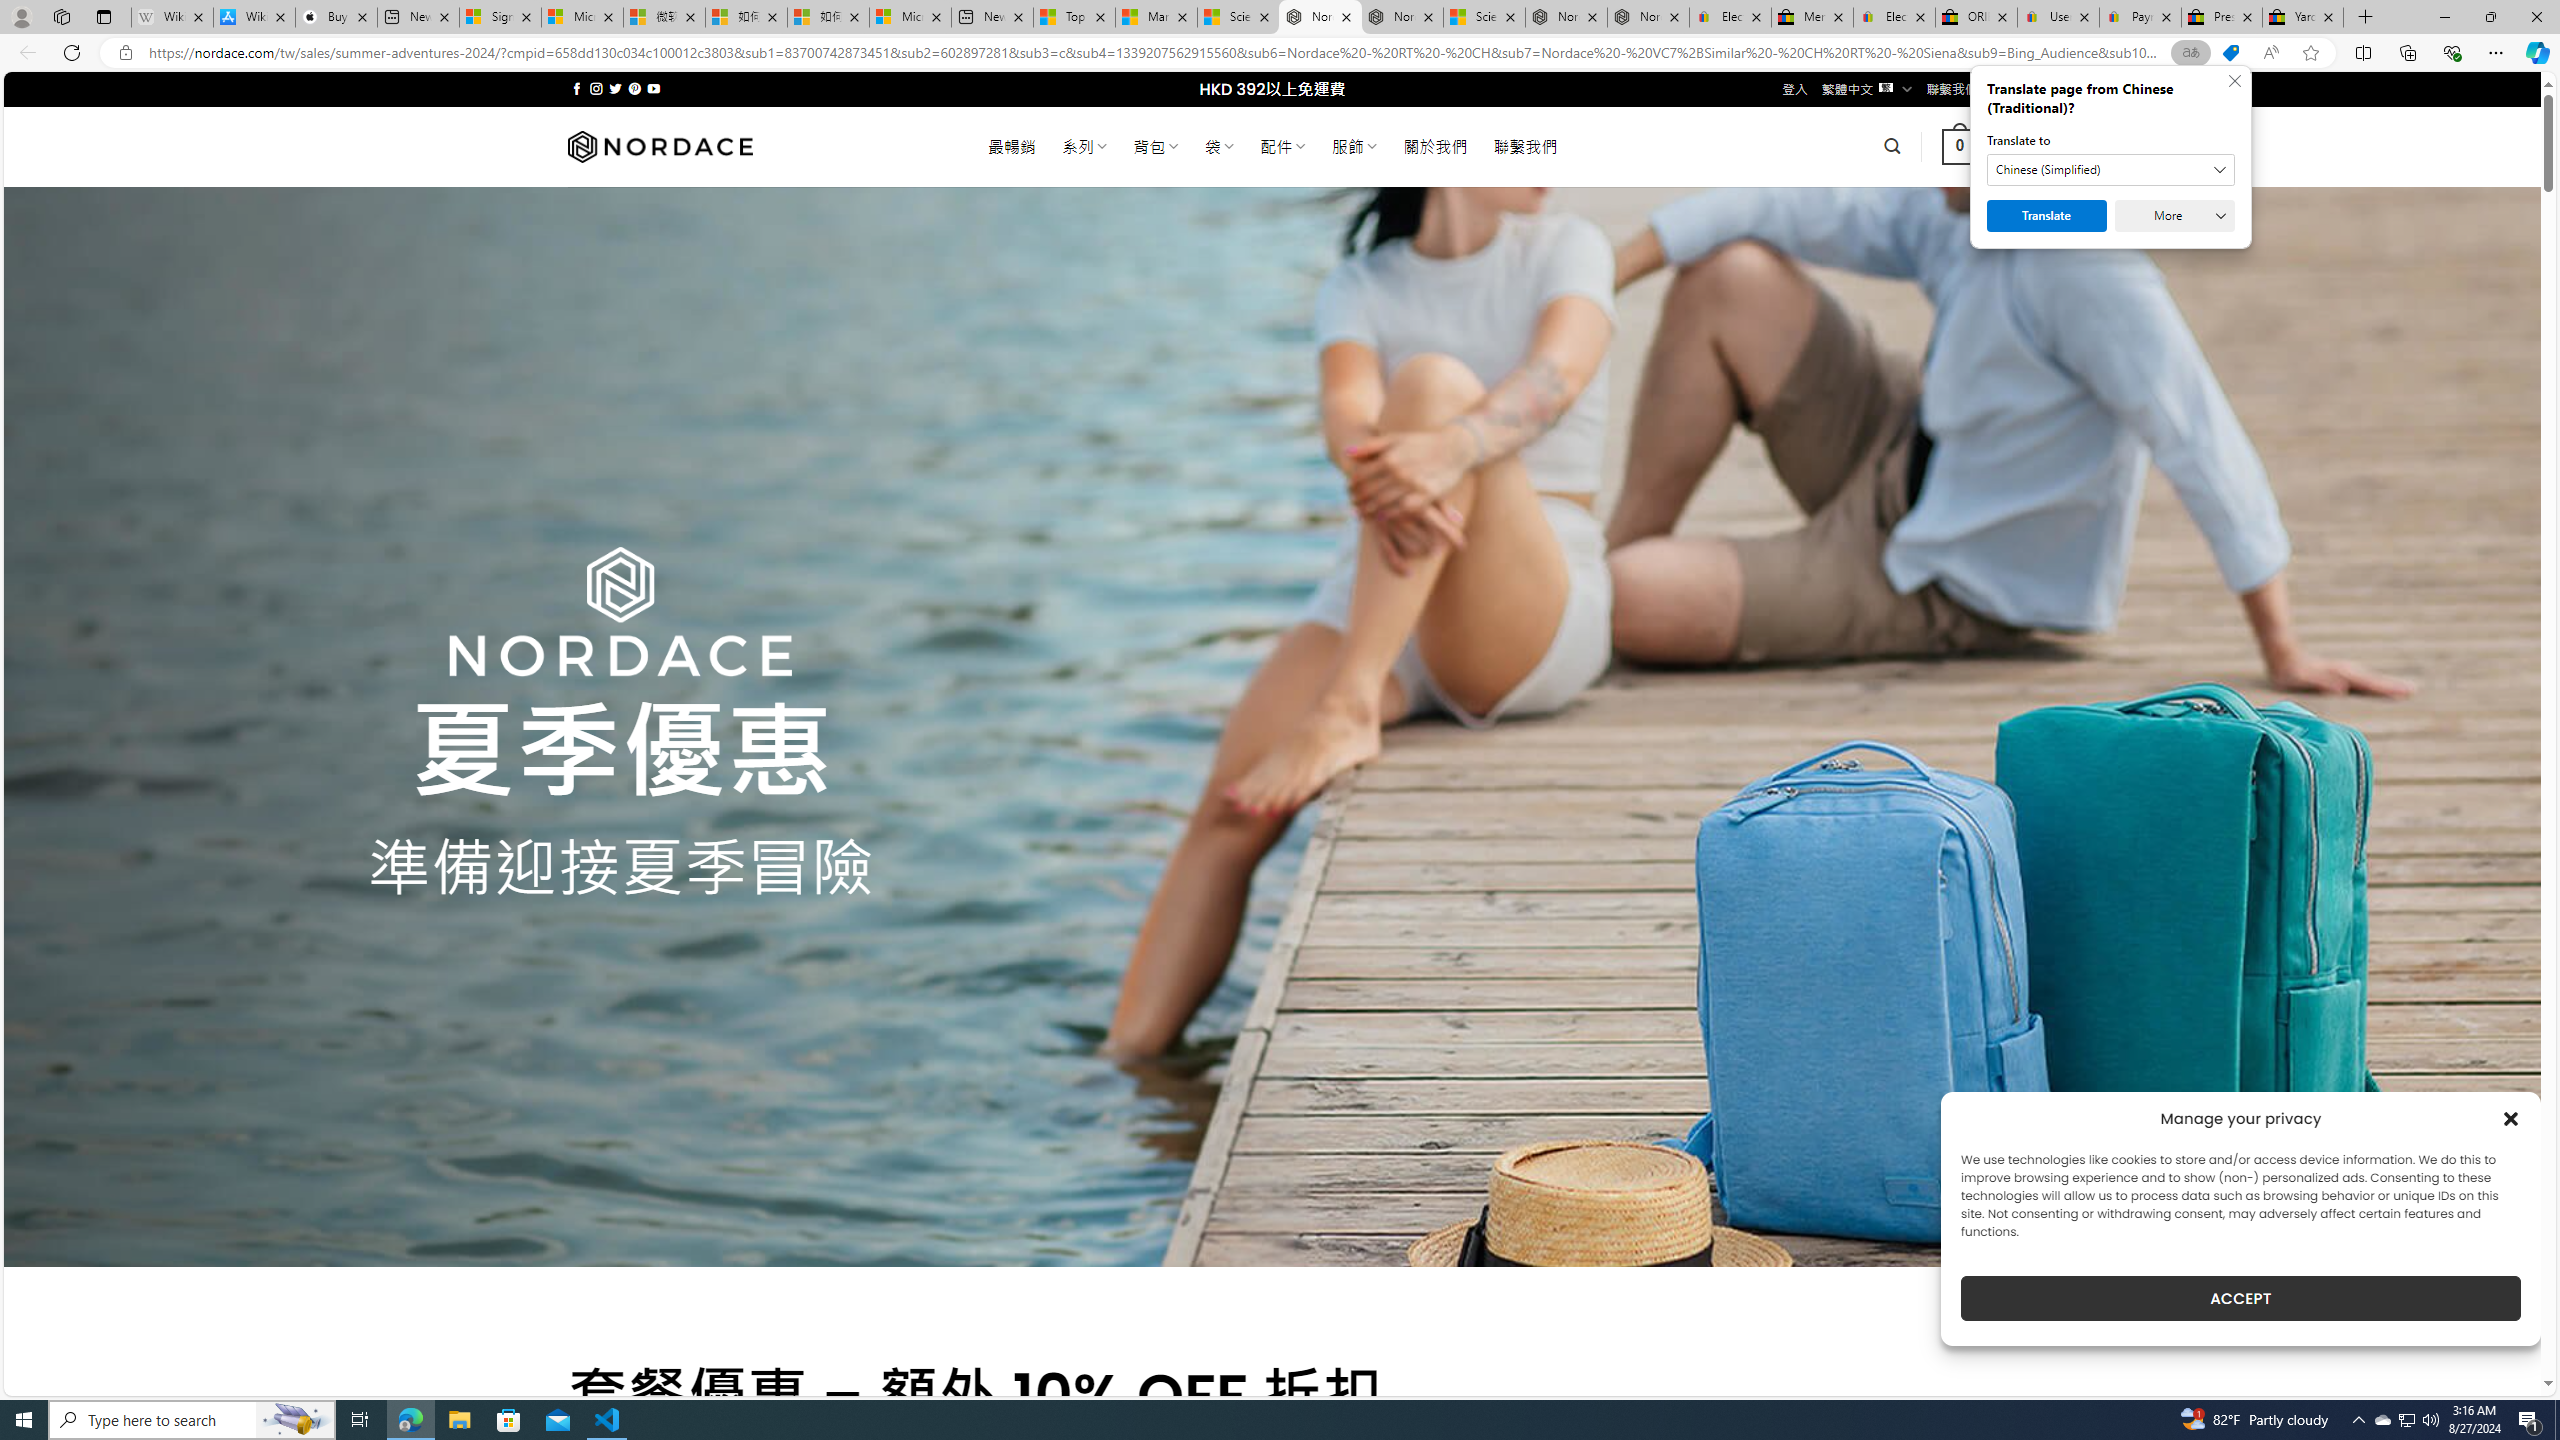 The width and height of the screenshot is (2560, 1440). What do you see at coordinates (659, 145) in the screenshot?
I see `'Nordace'` at bounding box center [659, 145].